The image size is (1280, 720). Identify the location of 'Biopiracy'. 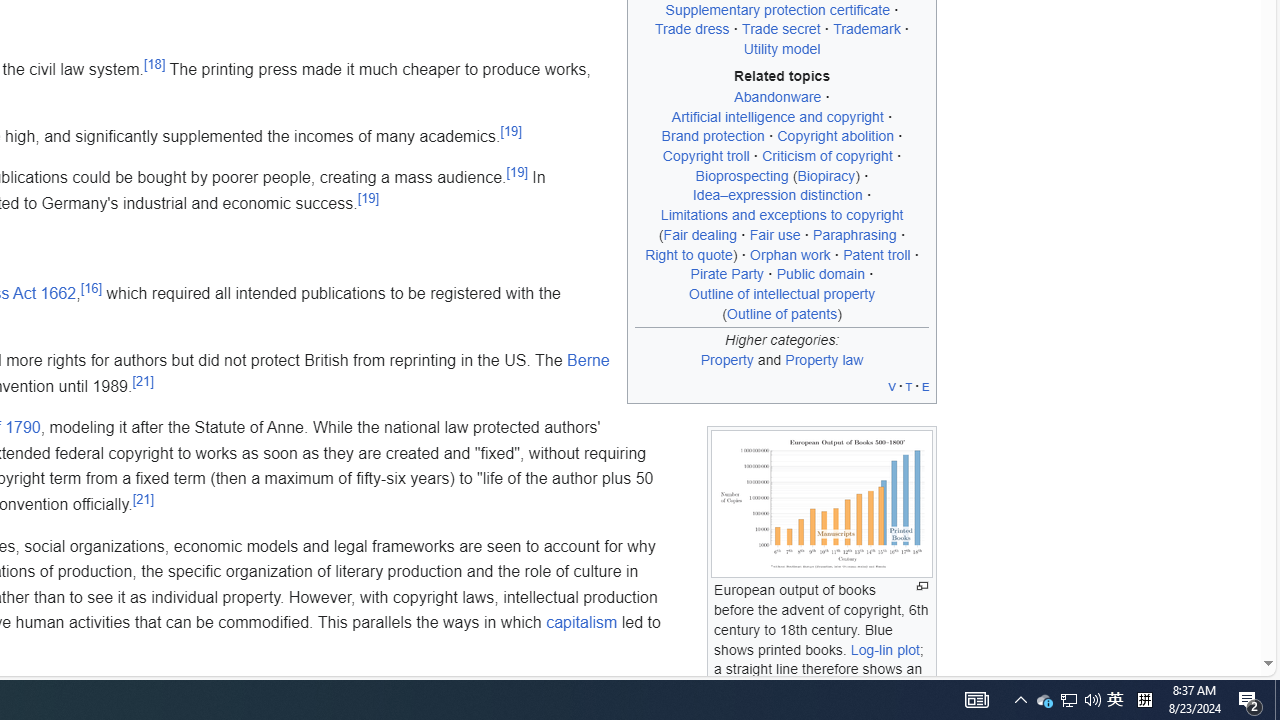
(826, 174).